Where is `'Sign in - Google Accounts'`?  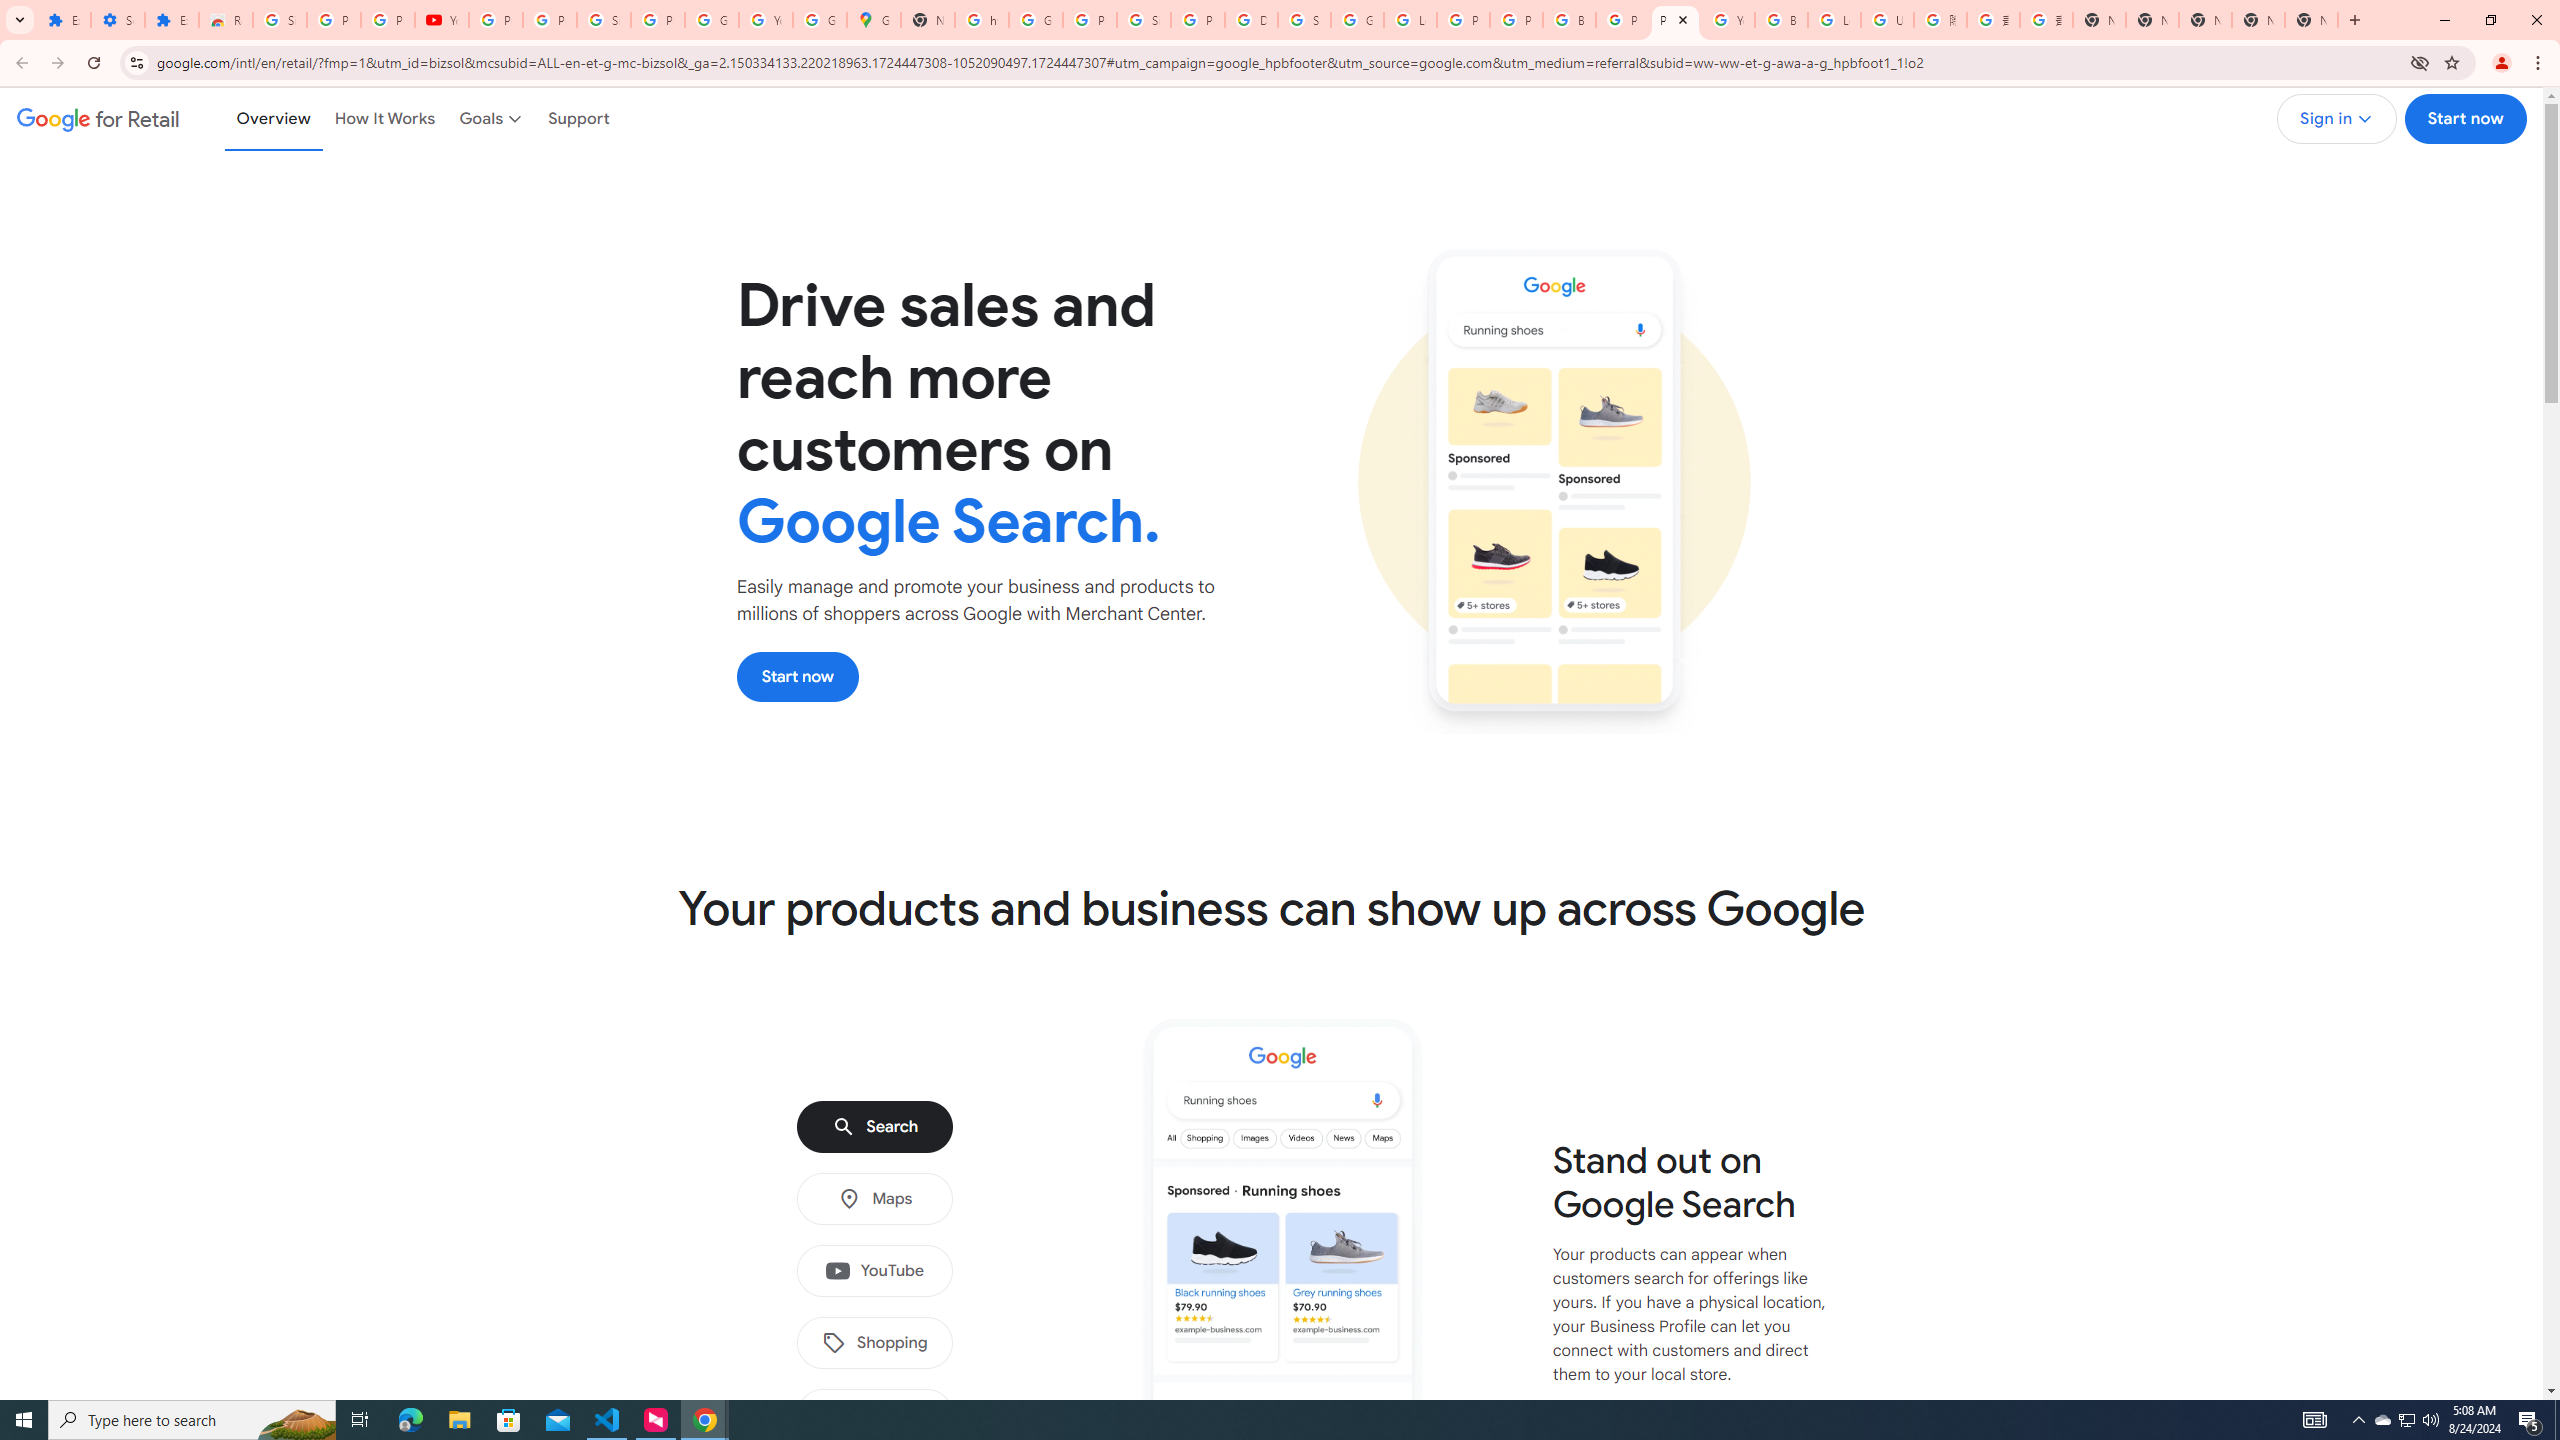 'Sign in - Google Accounts' is located at coordinates (278, 19).